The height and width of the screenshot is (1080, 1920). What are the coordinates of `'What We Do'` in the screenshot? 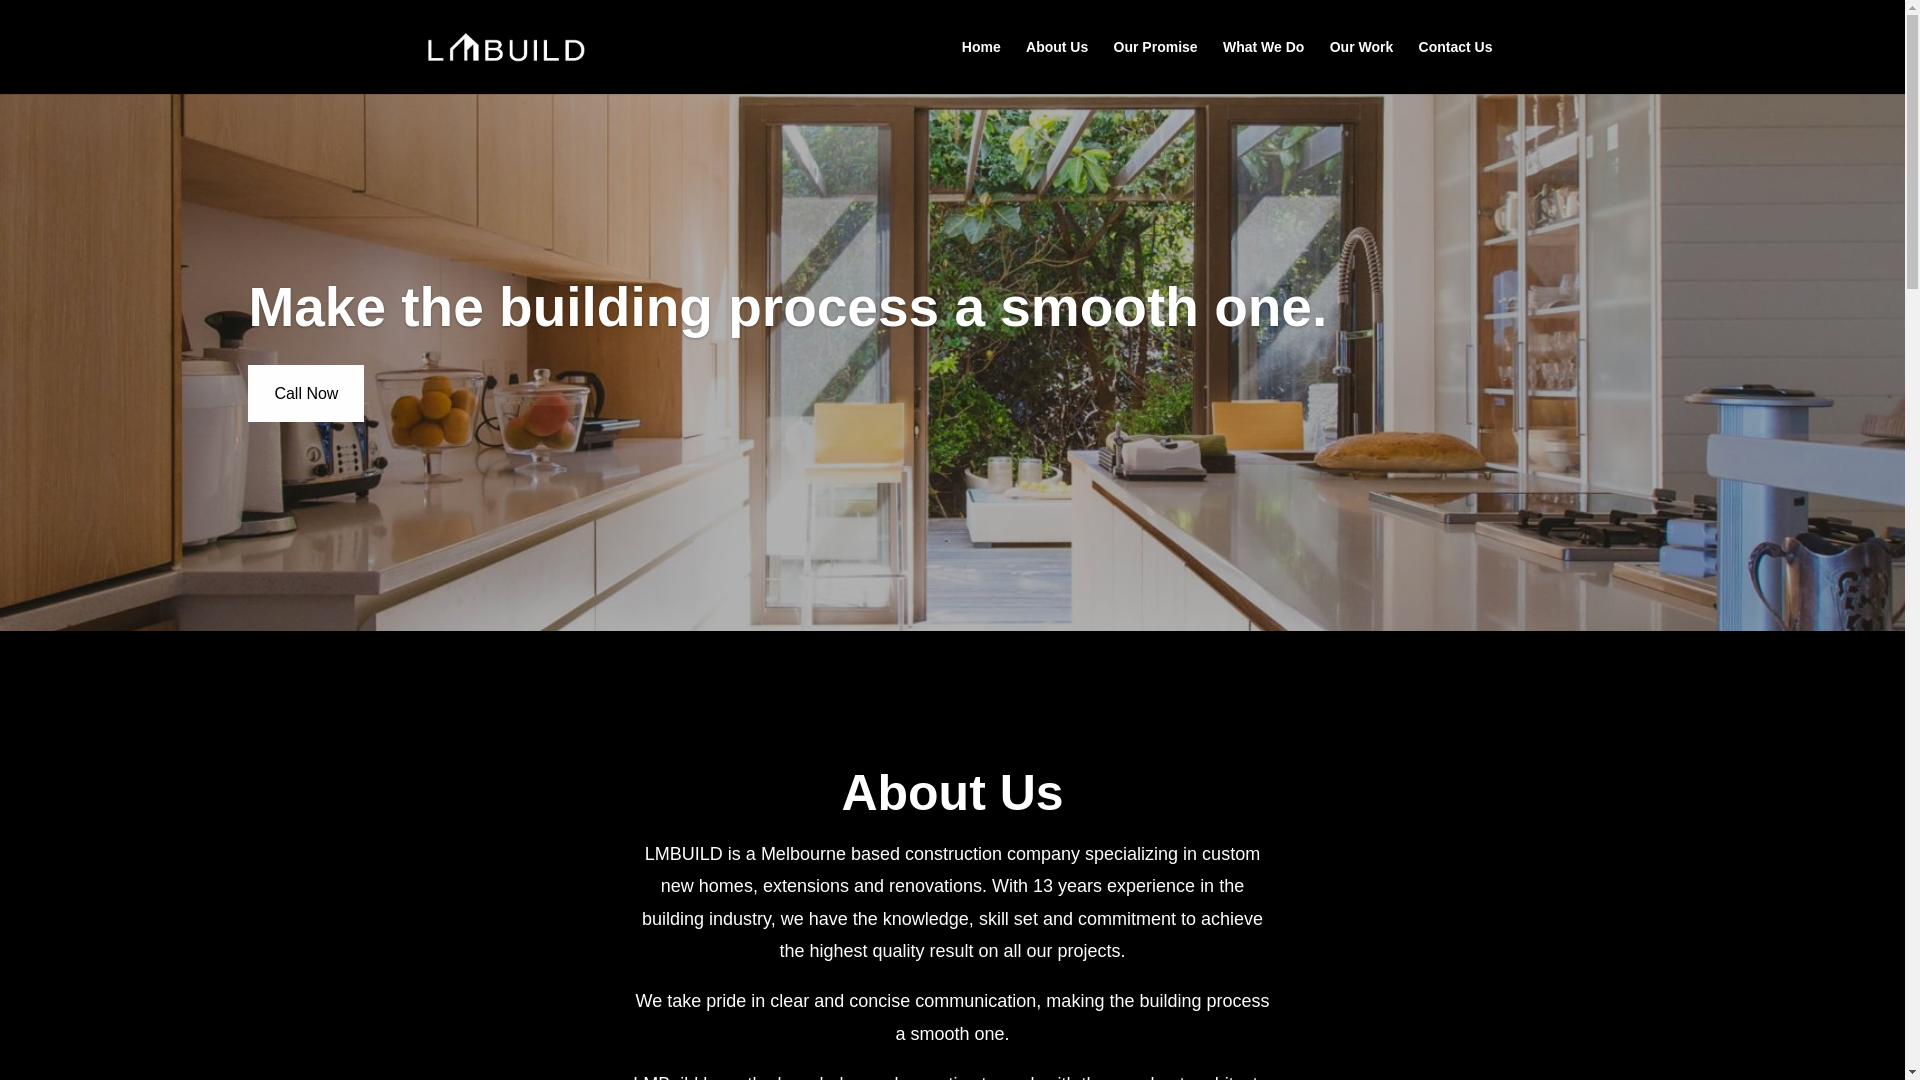 It's located at (1262, 65).